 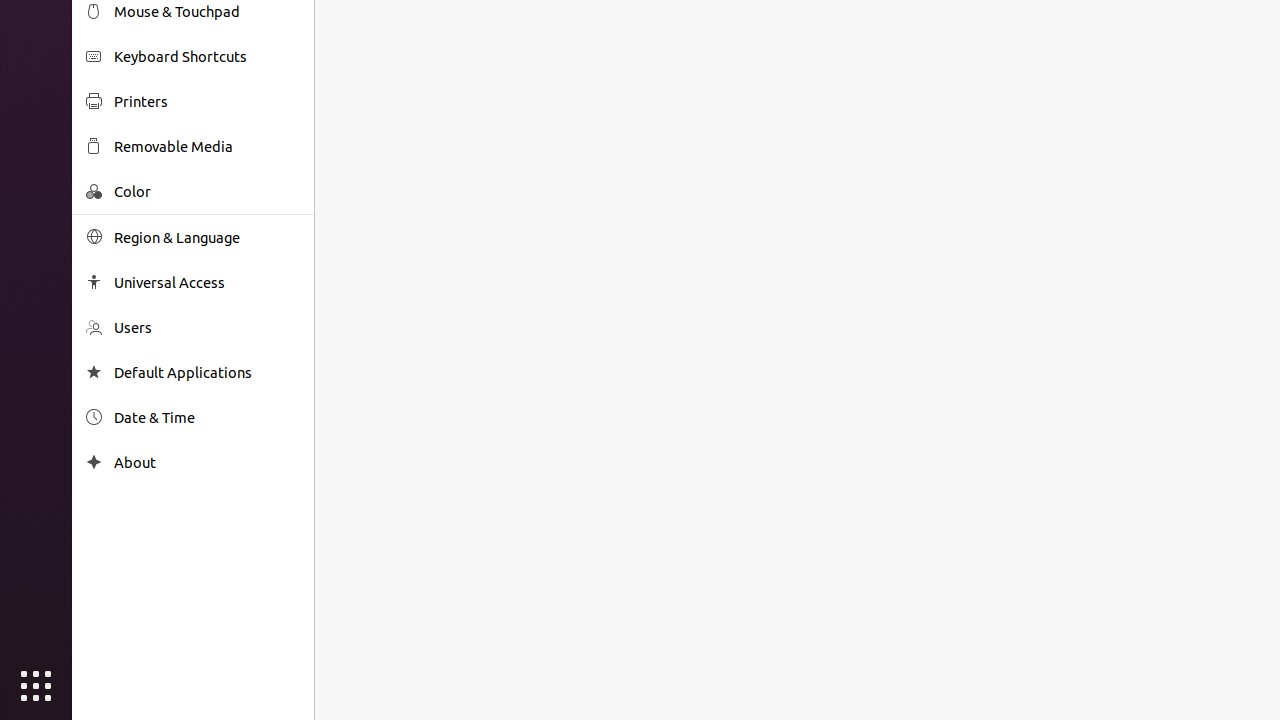 What do you see at coordinates (206, 236) in the screenshot?
I see `'Region & Language'` at bounding box center [206, 236].